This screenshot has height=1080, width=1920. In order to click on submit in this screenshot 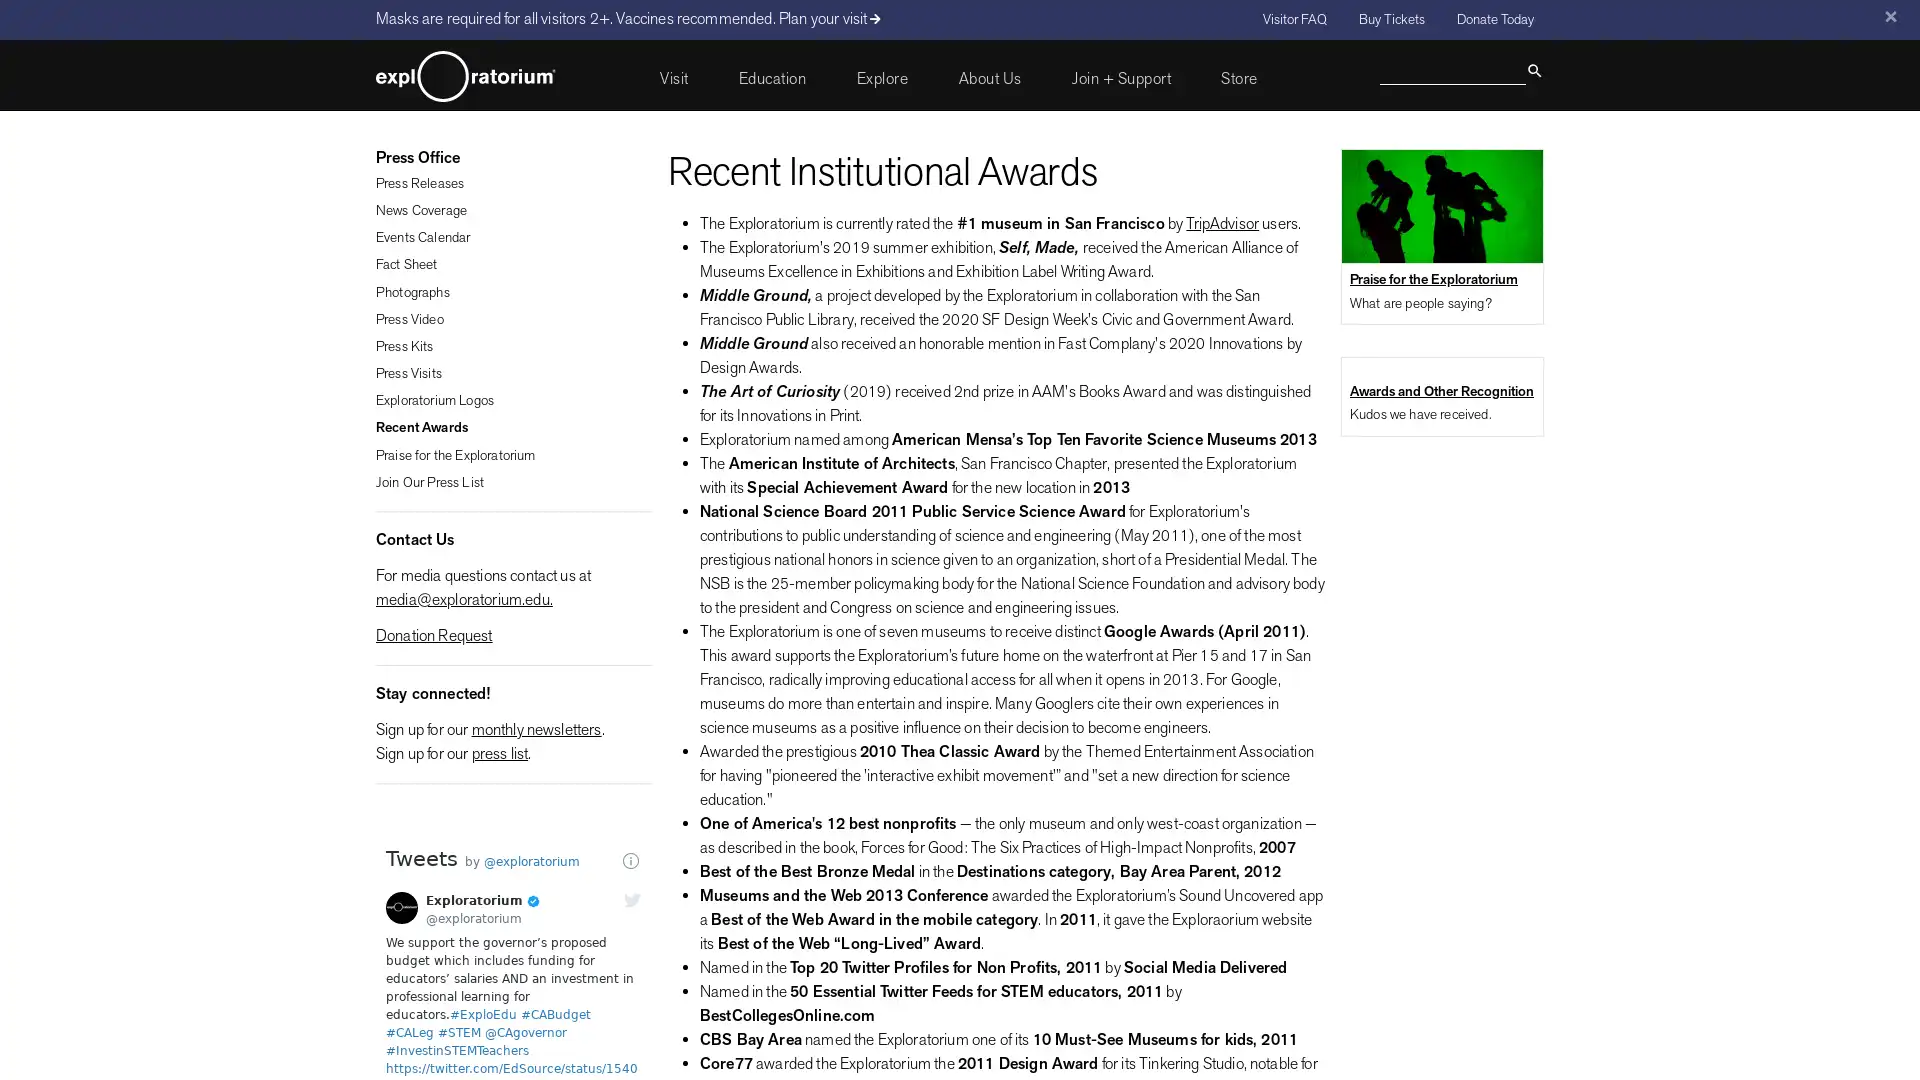, I will do `click(1533, 68)`.